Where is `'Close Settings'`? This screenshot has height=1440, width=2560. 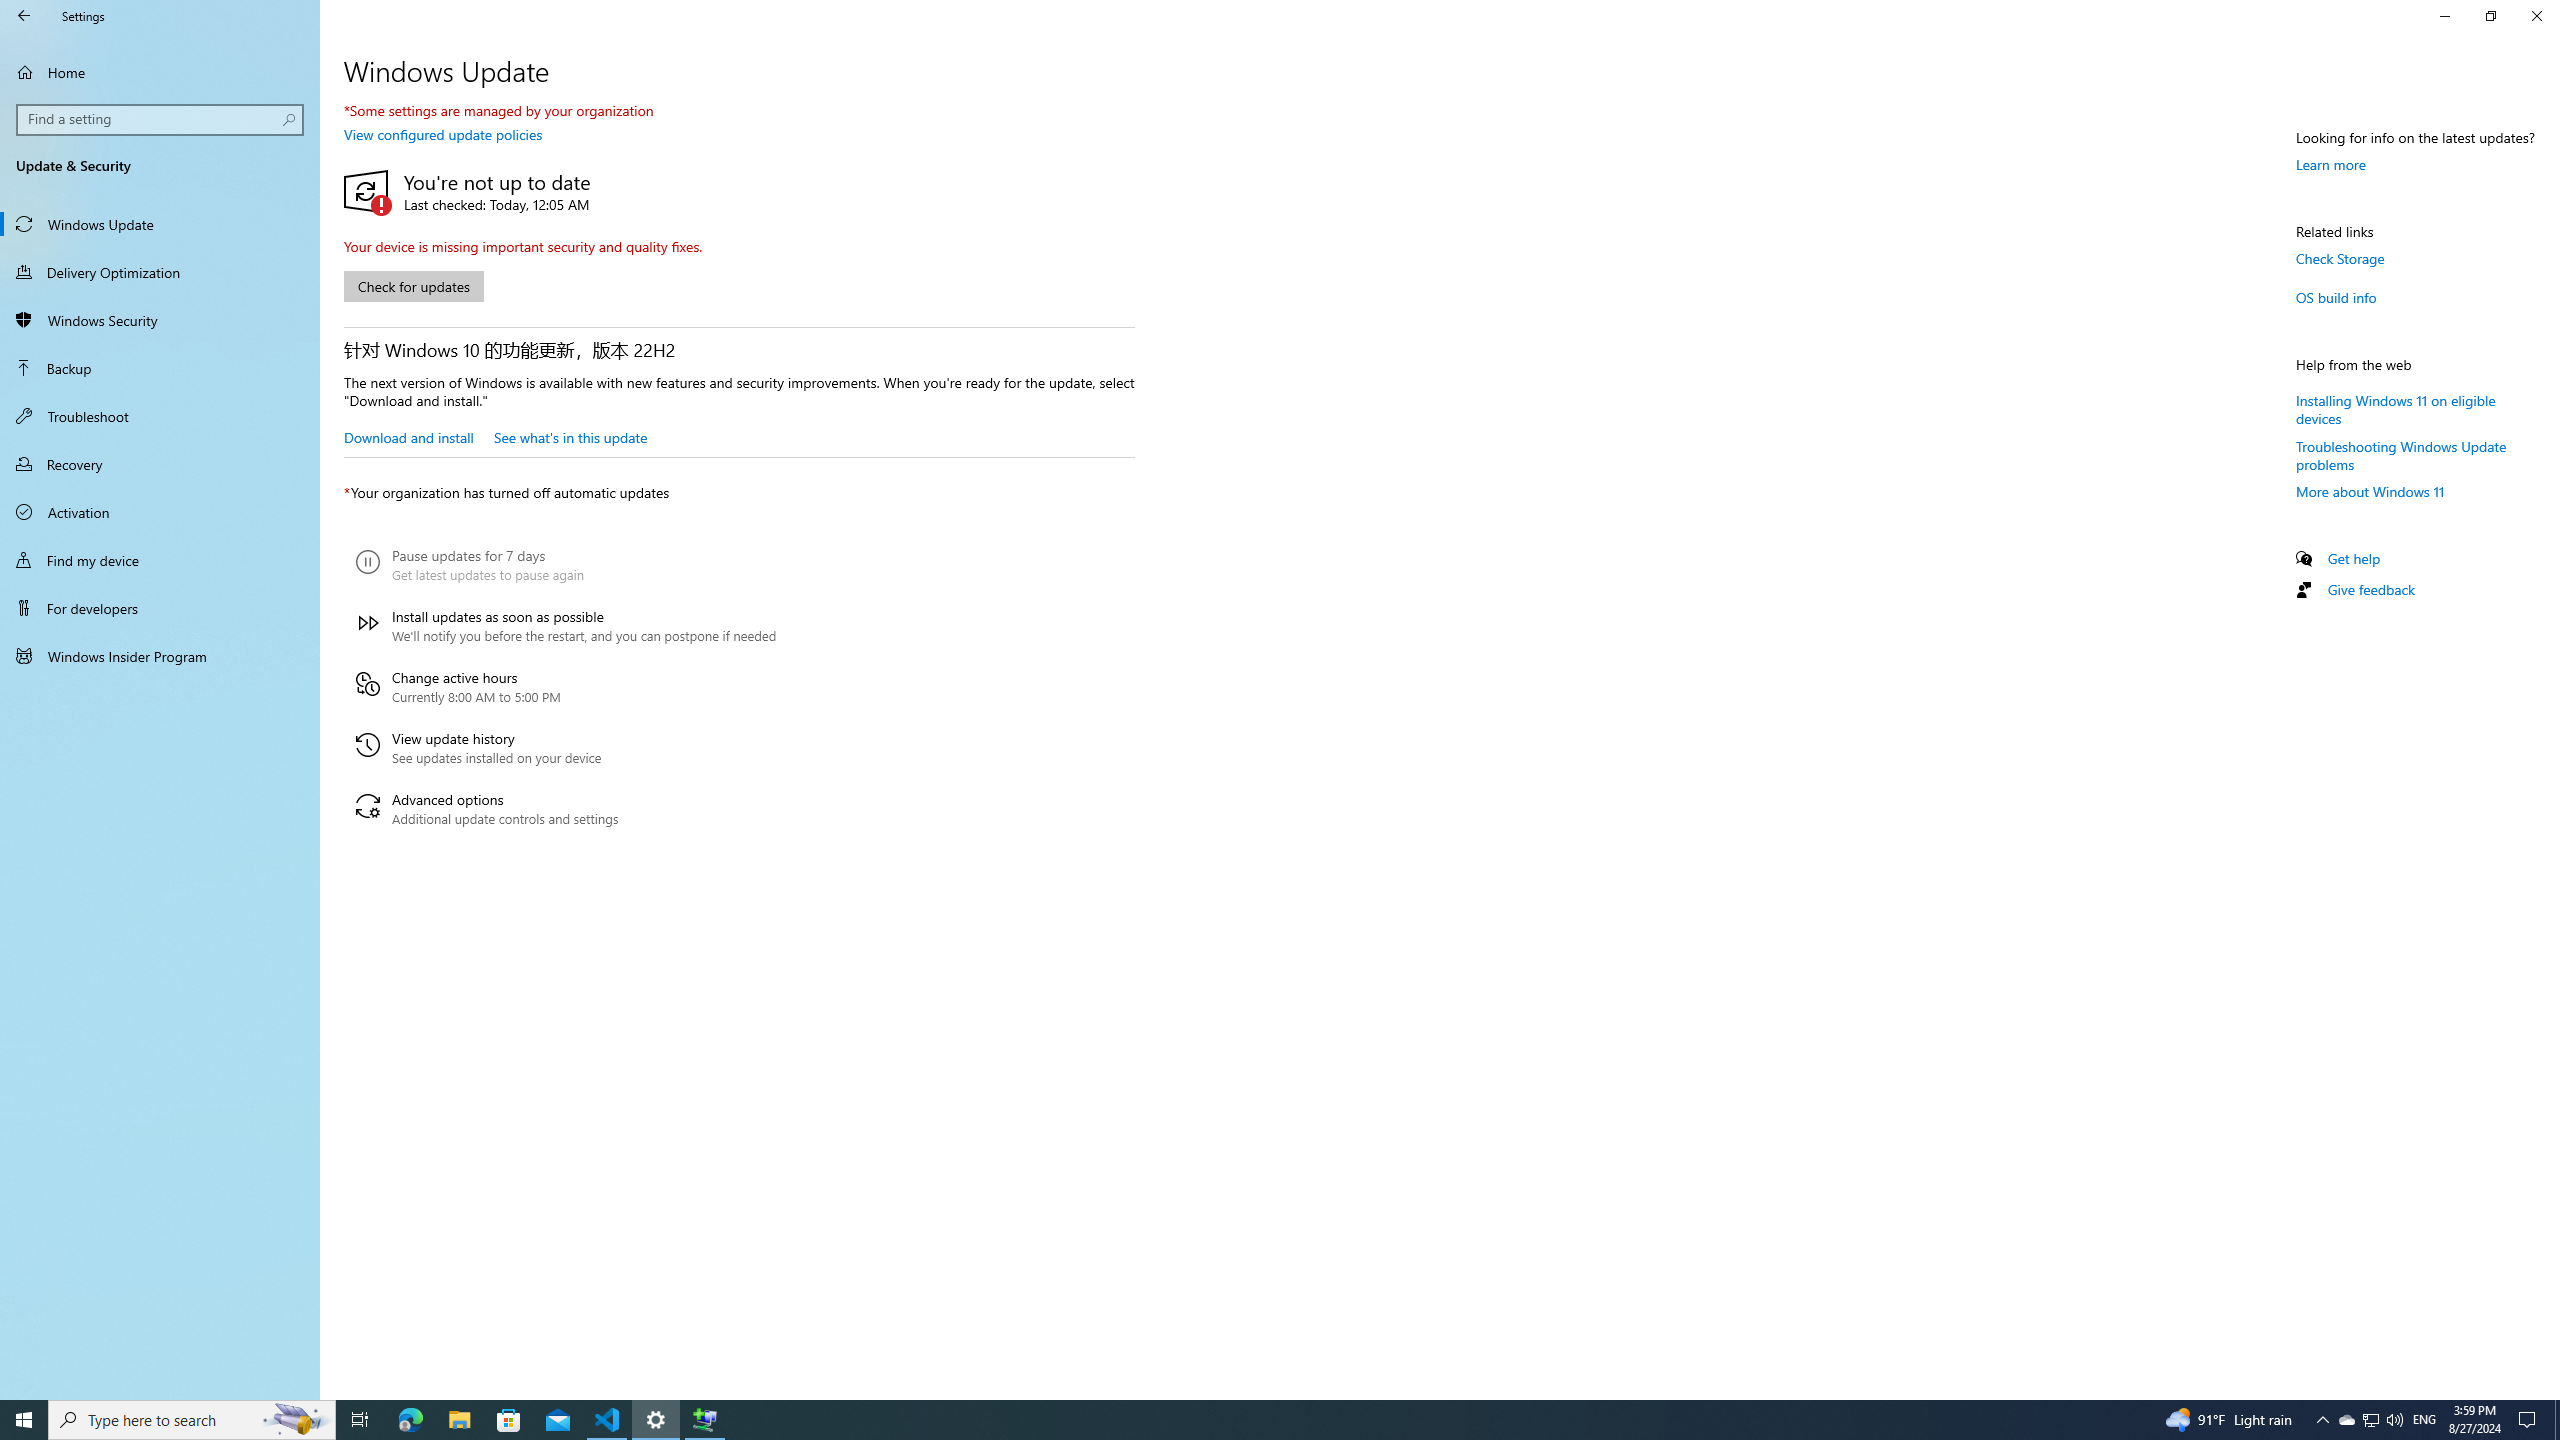
'Close Settings' is located at coordinates (2535, 15).